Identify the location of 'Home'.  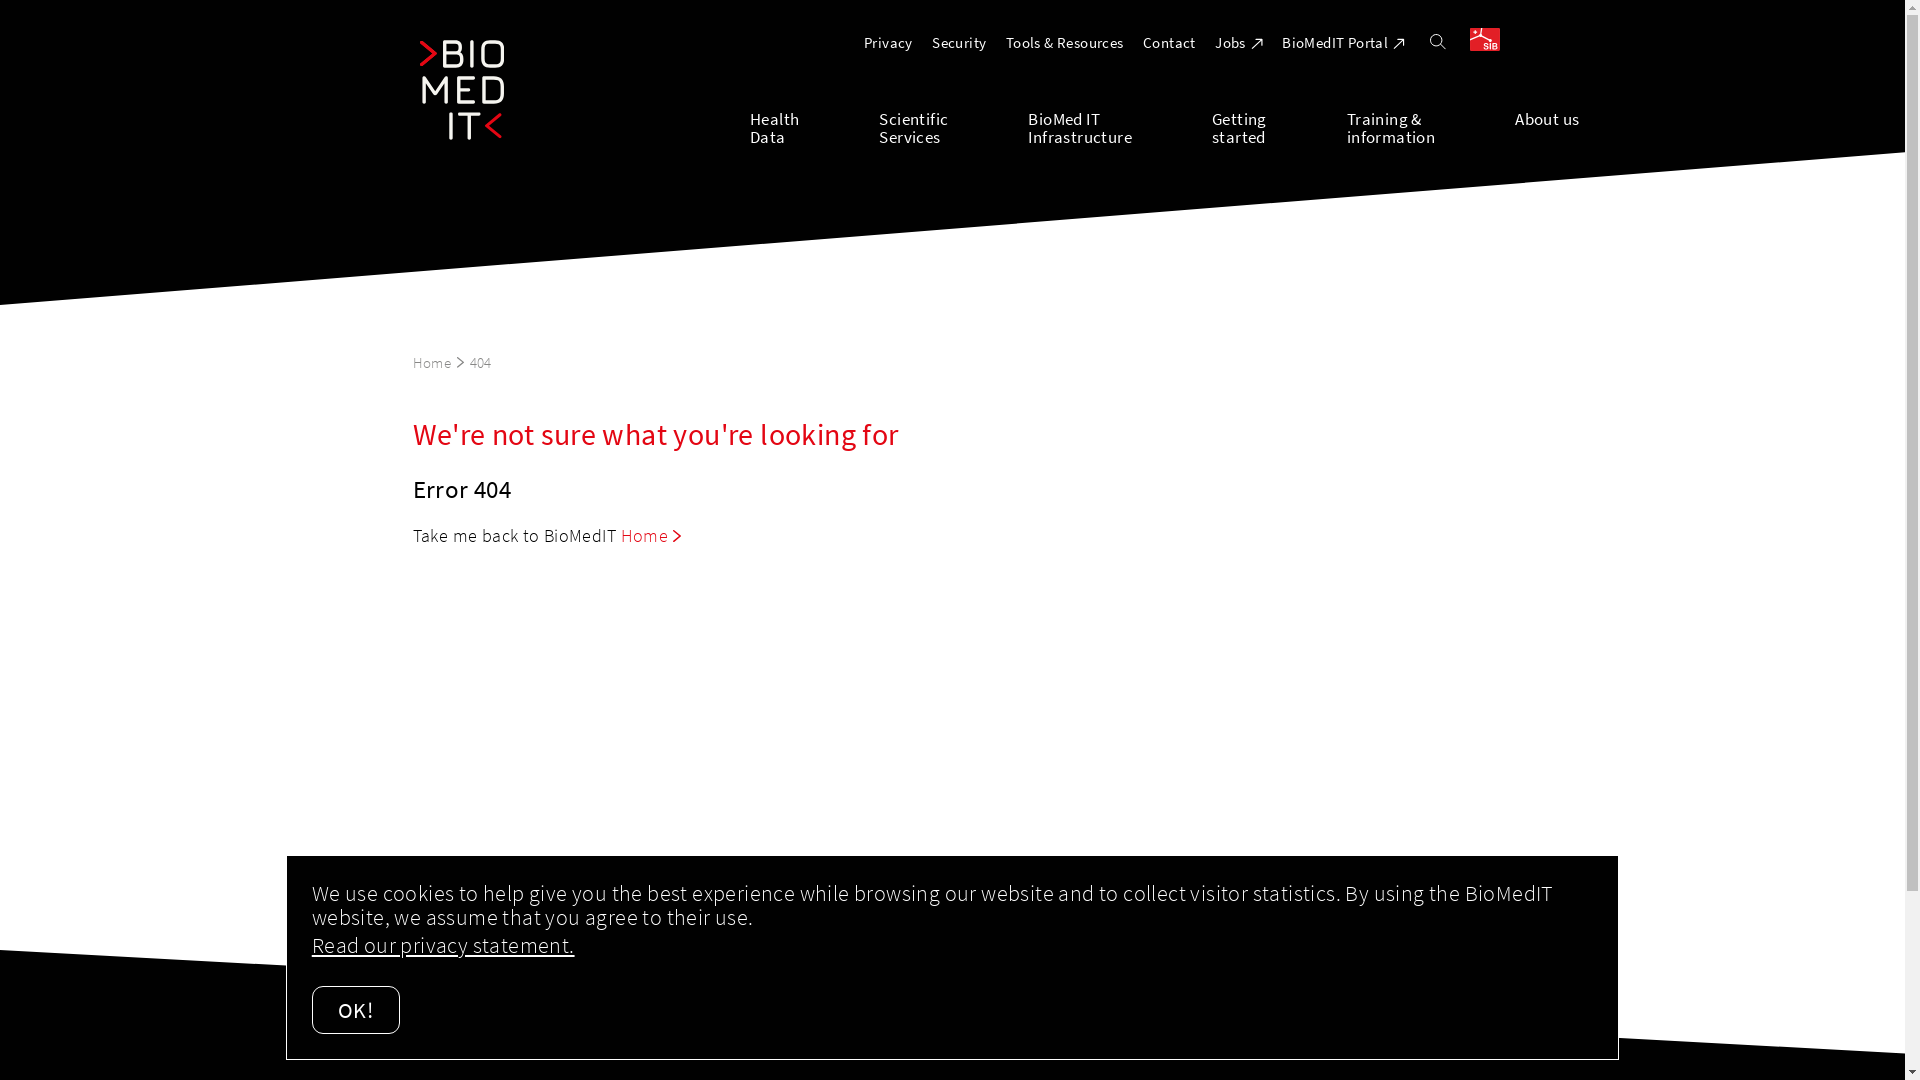
(437, 362).